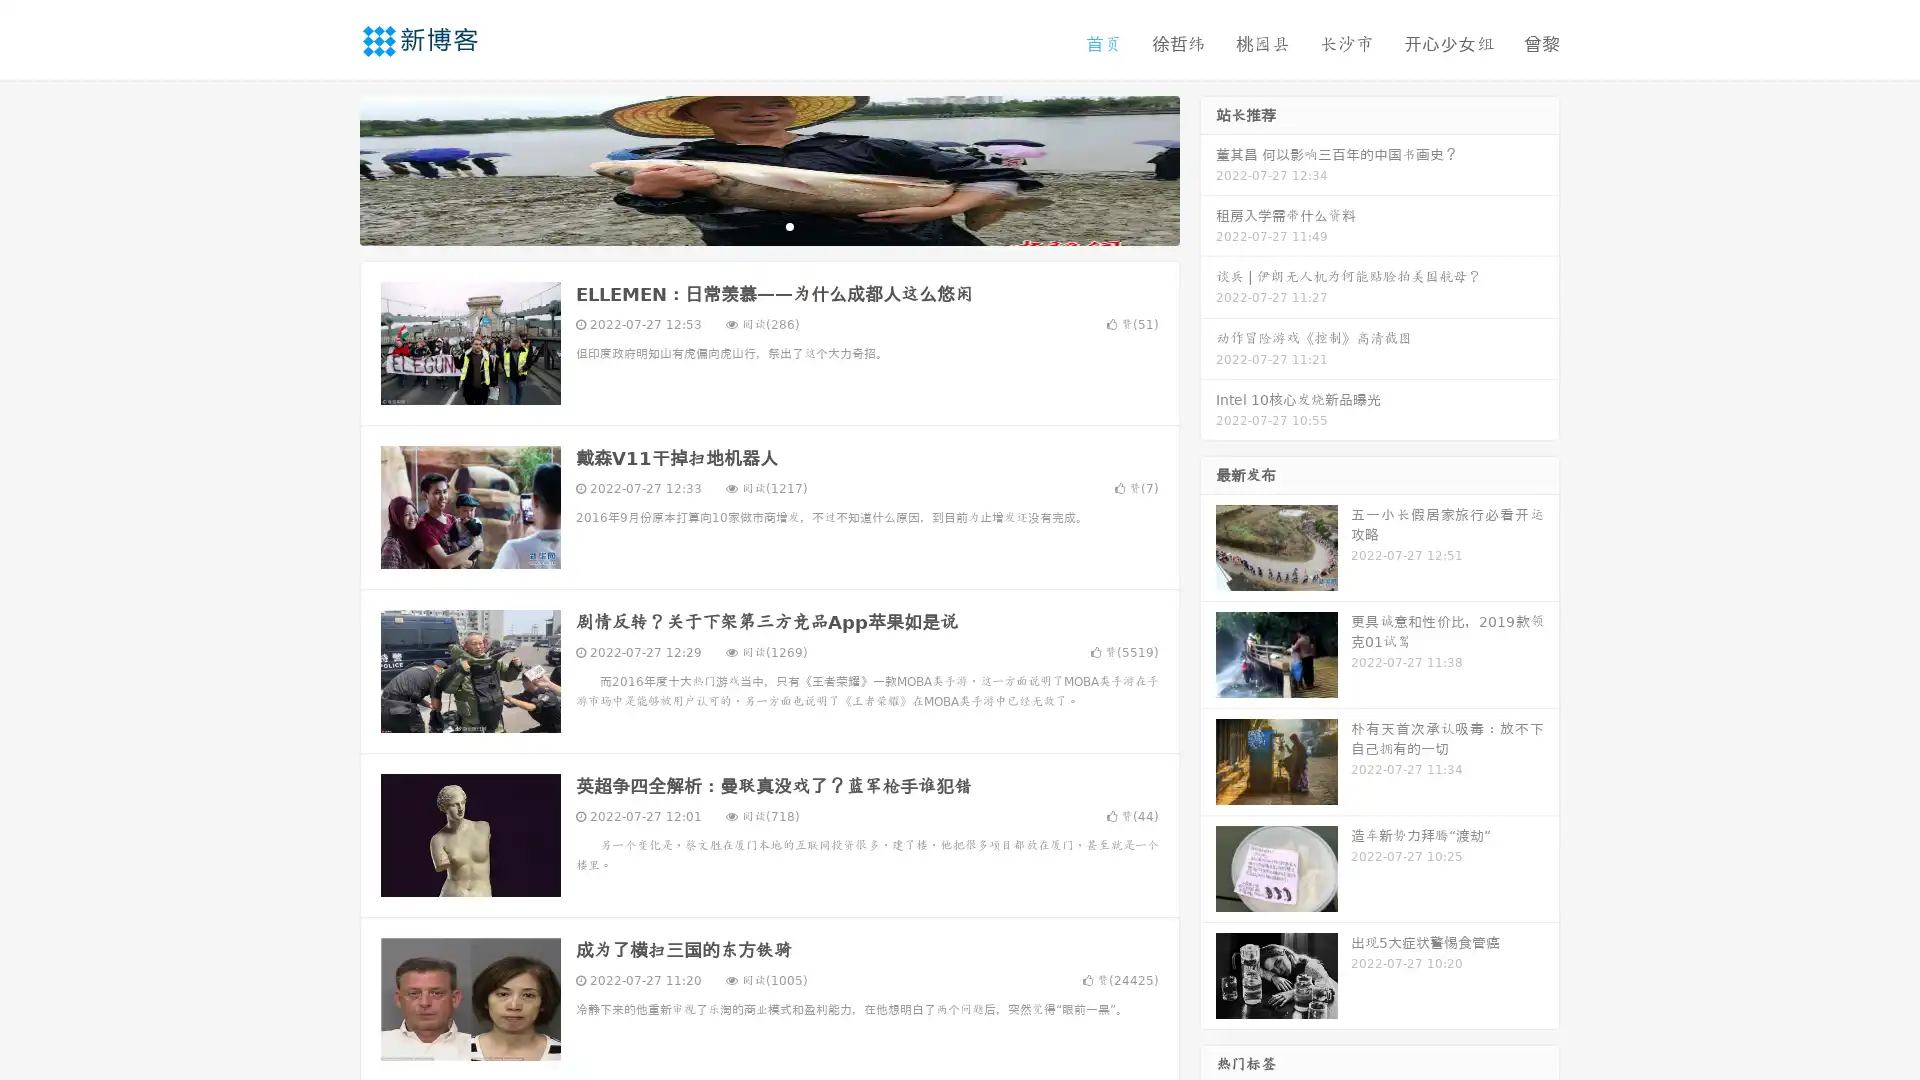  Describe the element at coordinates (330, 168) in the screenshot. I see `Previous slide` at that location.